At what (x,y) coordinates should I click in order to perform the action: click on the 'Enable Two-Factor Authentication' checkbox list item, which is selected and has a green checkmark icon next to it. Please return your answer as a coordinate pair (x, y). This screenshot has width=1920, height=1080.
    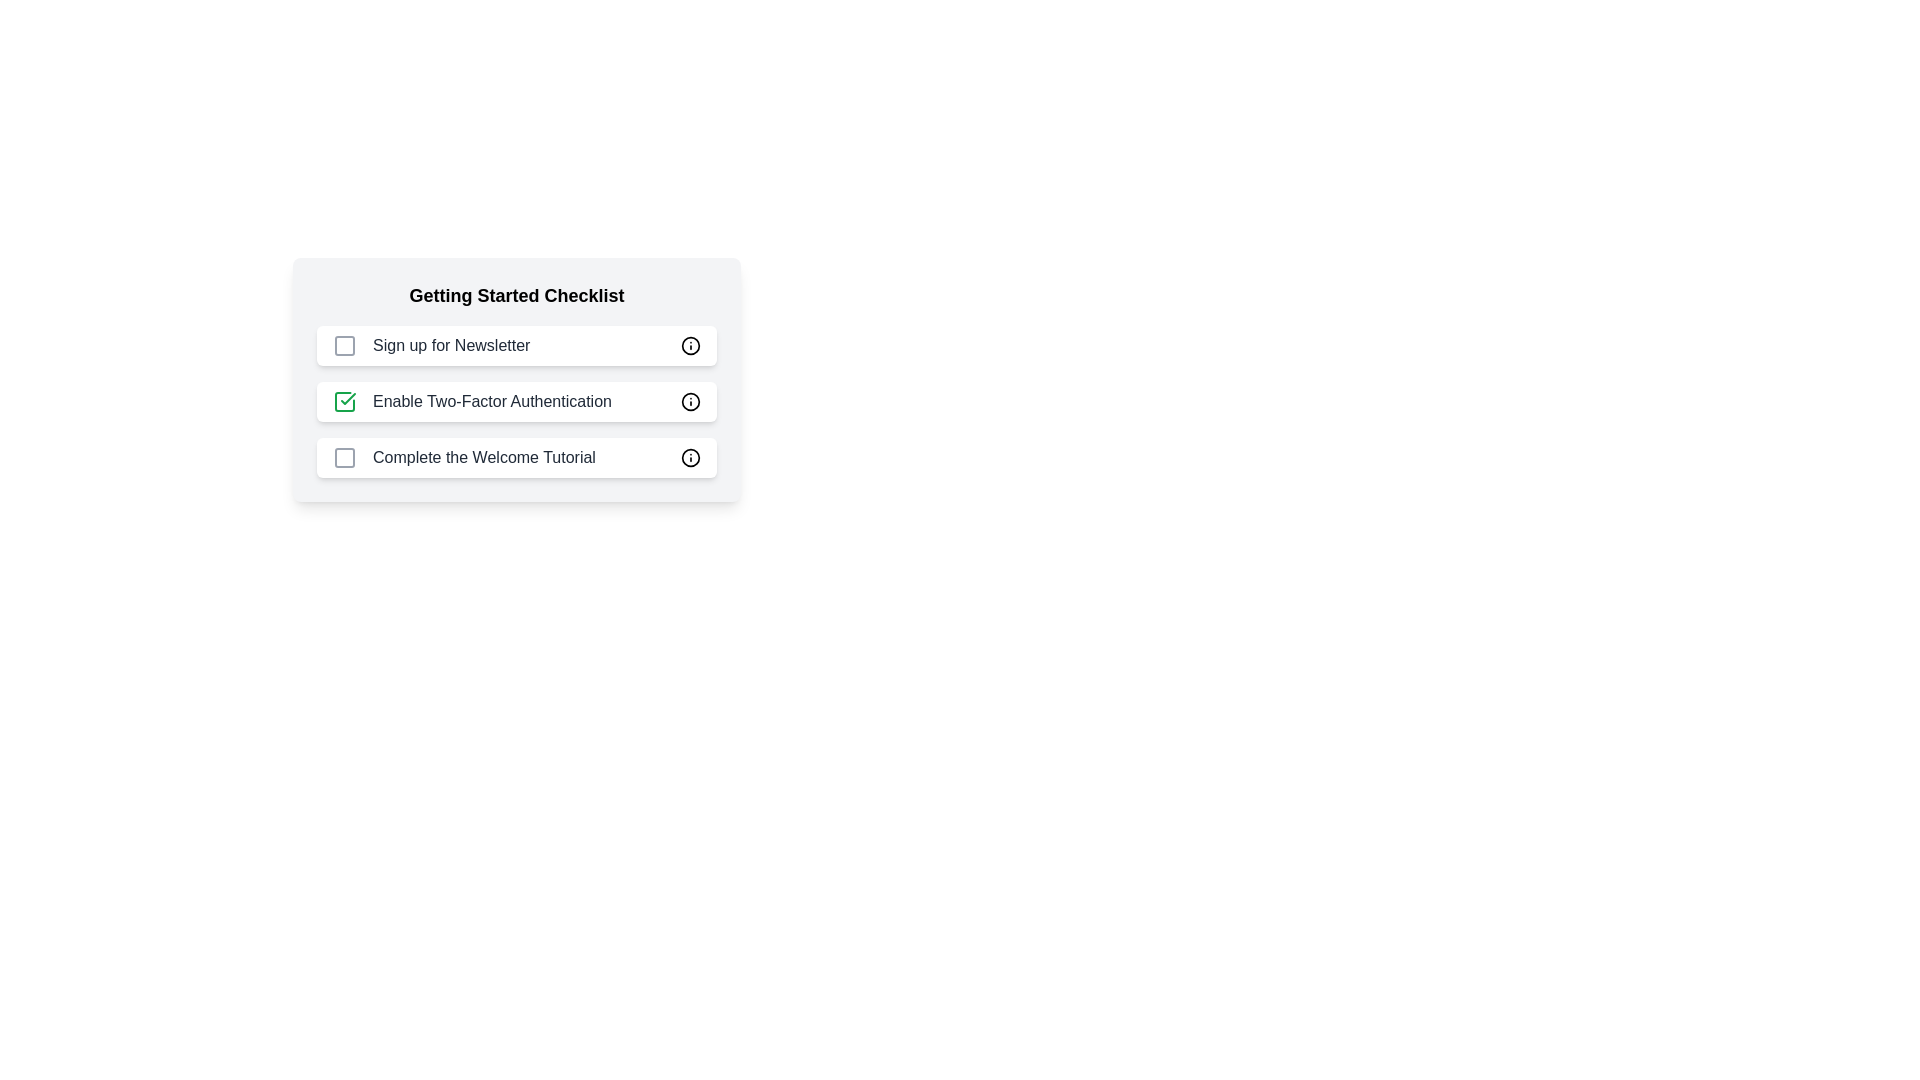
    Looking at the image, I should click on (471, 401).